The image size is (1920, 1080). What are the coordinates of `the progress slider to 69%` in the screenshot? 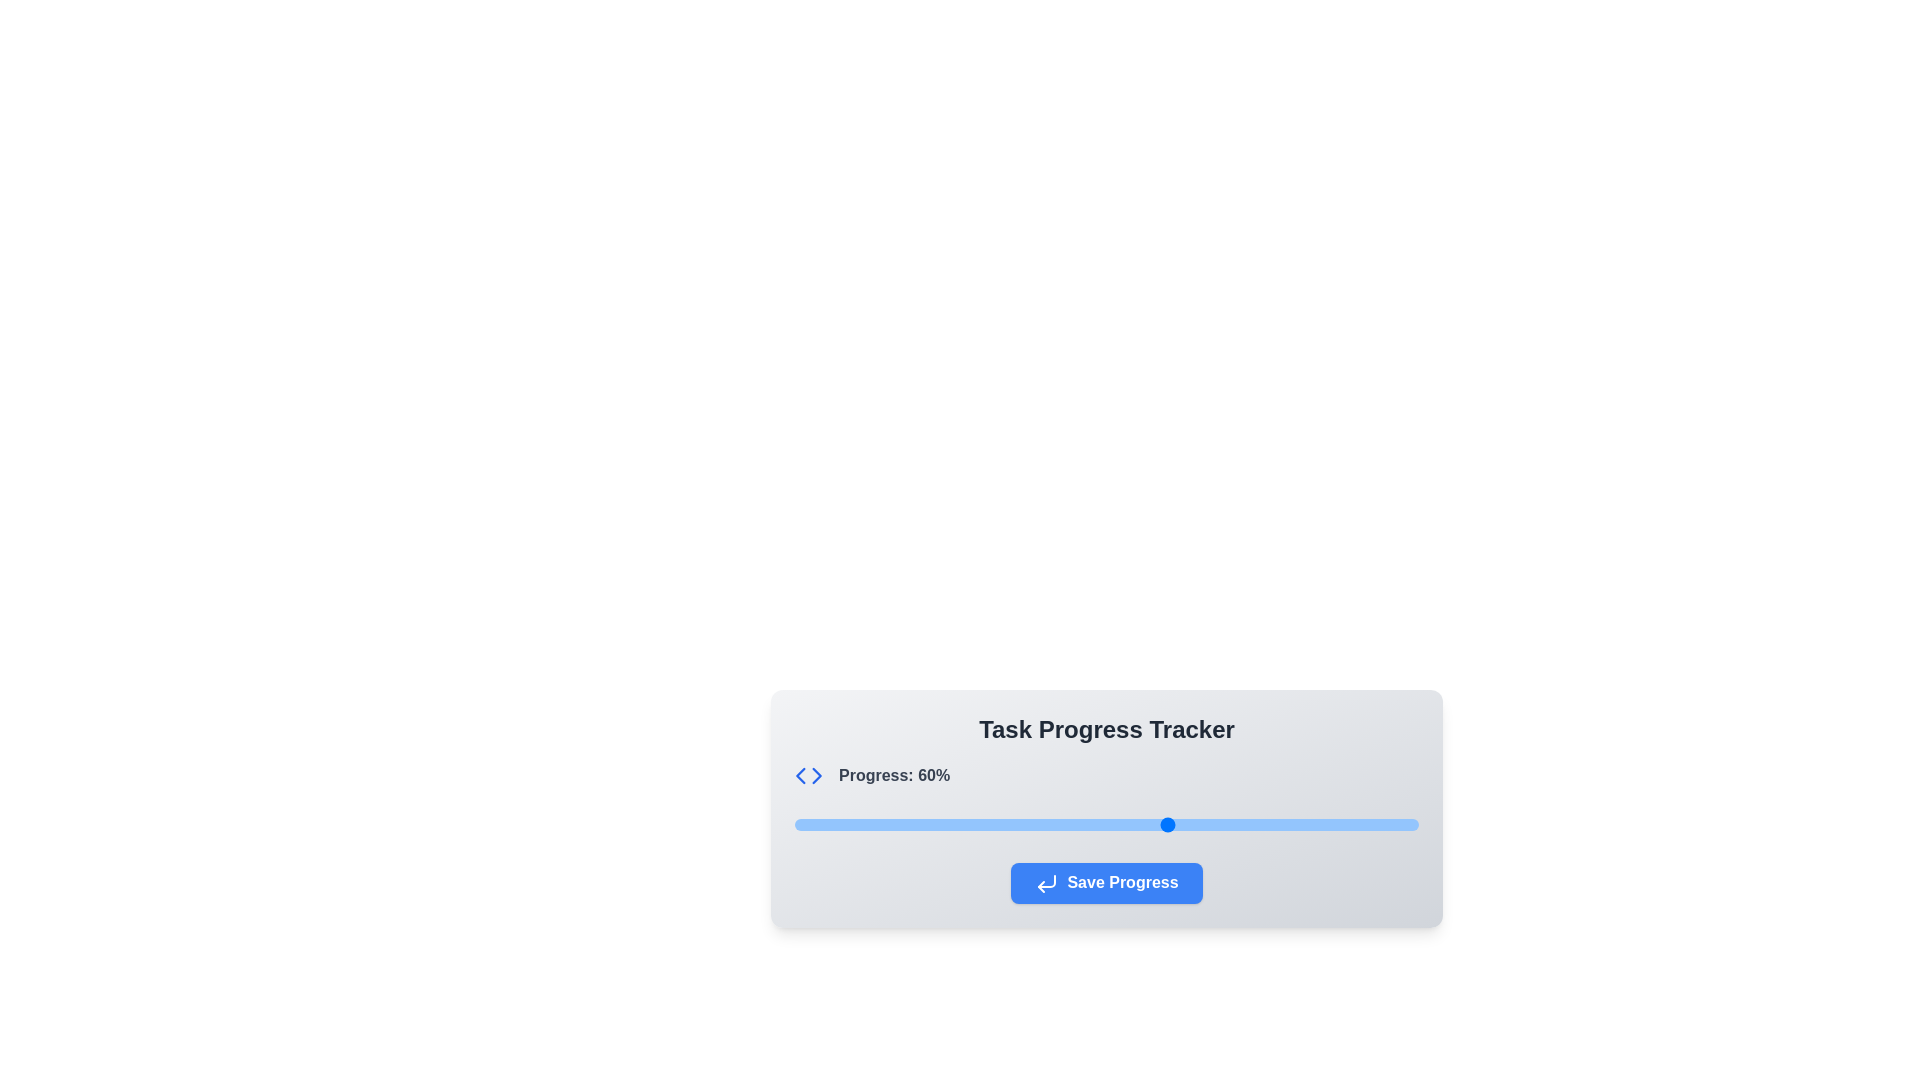 It's located at (1224, 825).